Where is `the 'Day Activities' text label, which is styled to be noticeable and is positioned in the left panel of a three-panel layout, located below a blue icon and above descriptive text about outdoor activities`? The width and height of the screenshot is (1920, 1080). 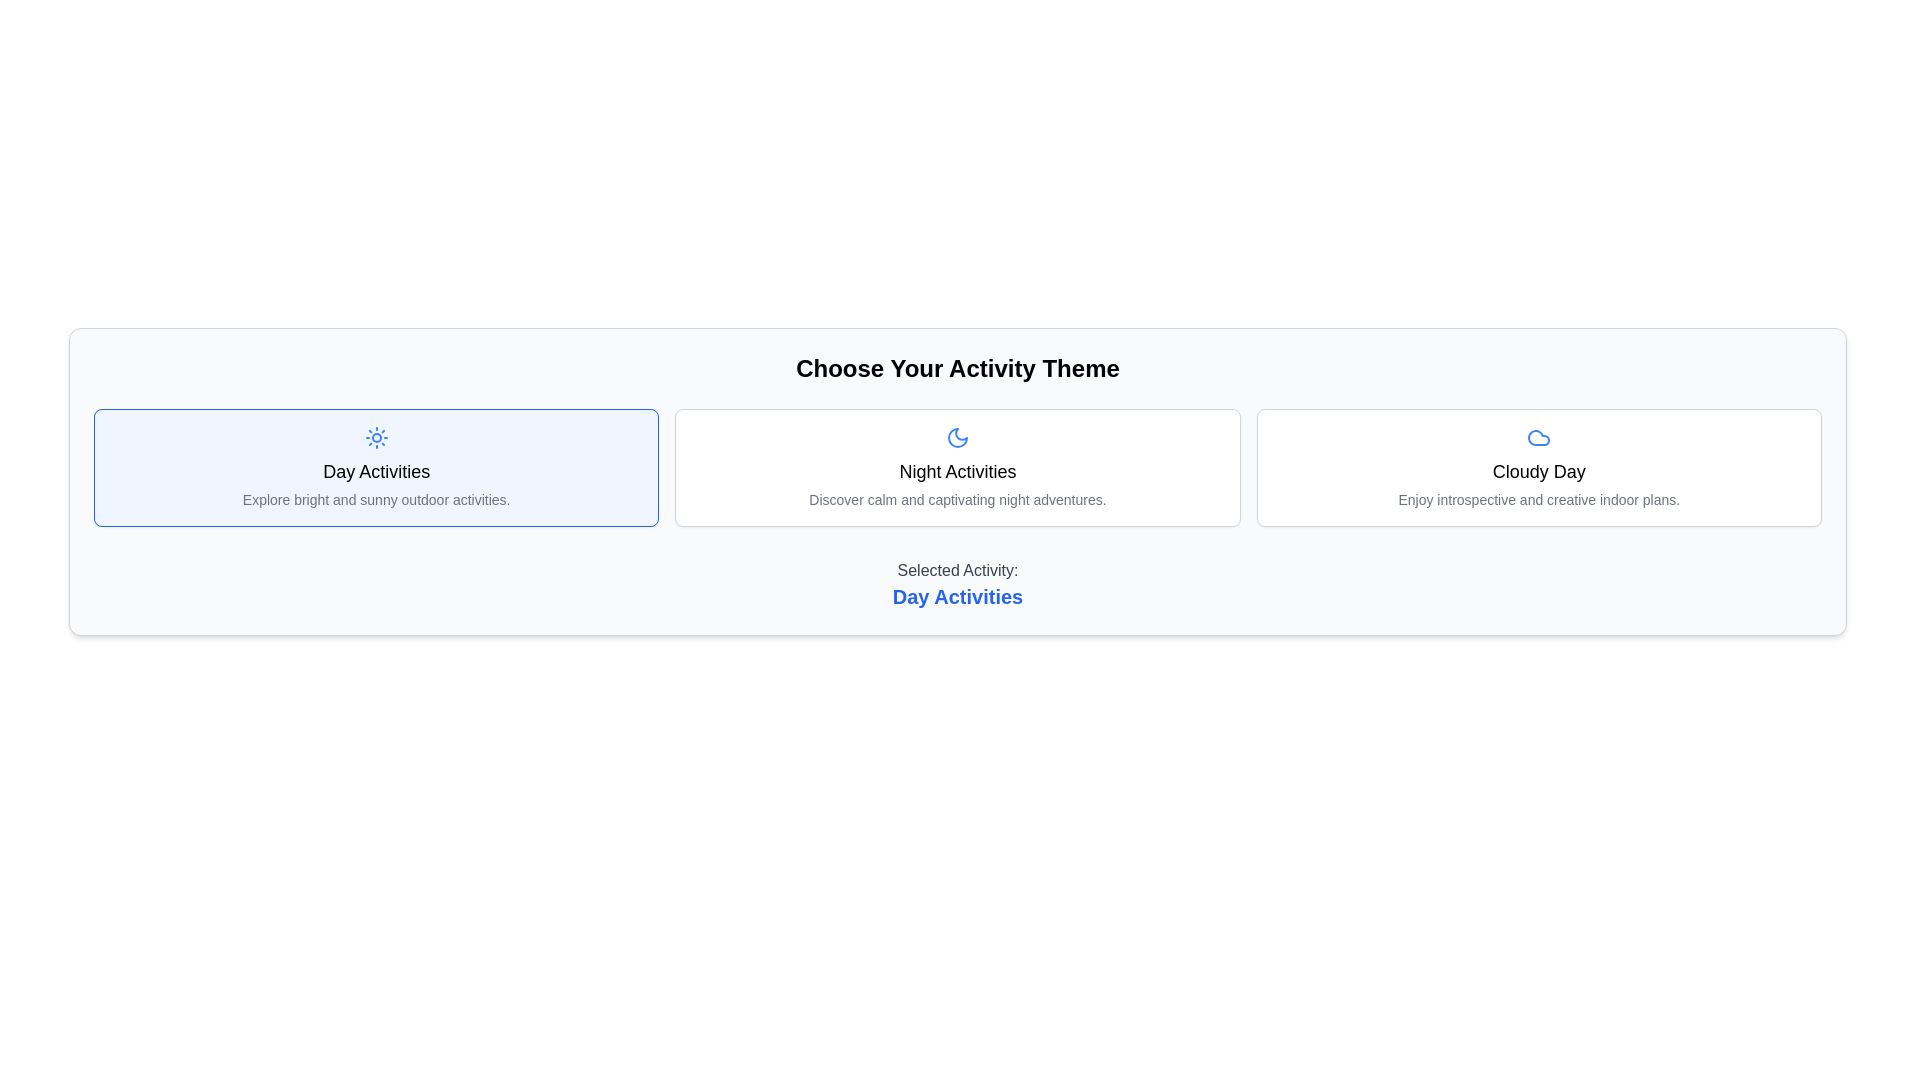
the 'Day Activities' text label, which is styled to be noticeable and is positioned in the left panel of a three-panel layout, located below a blue icon and above descriptive text about outdoor activities is located at coordinates (376, 471).